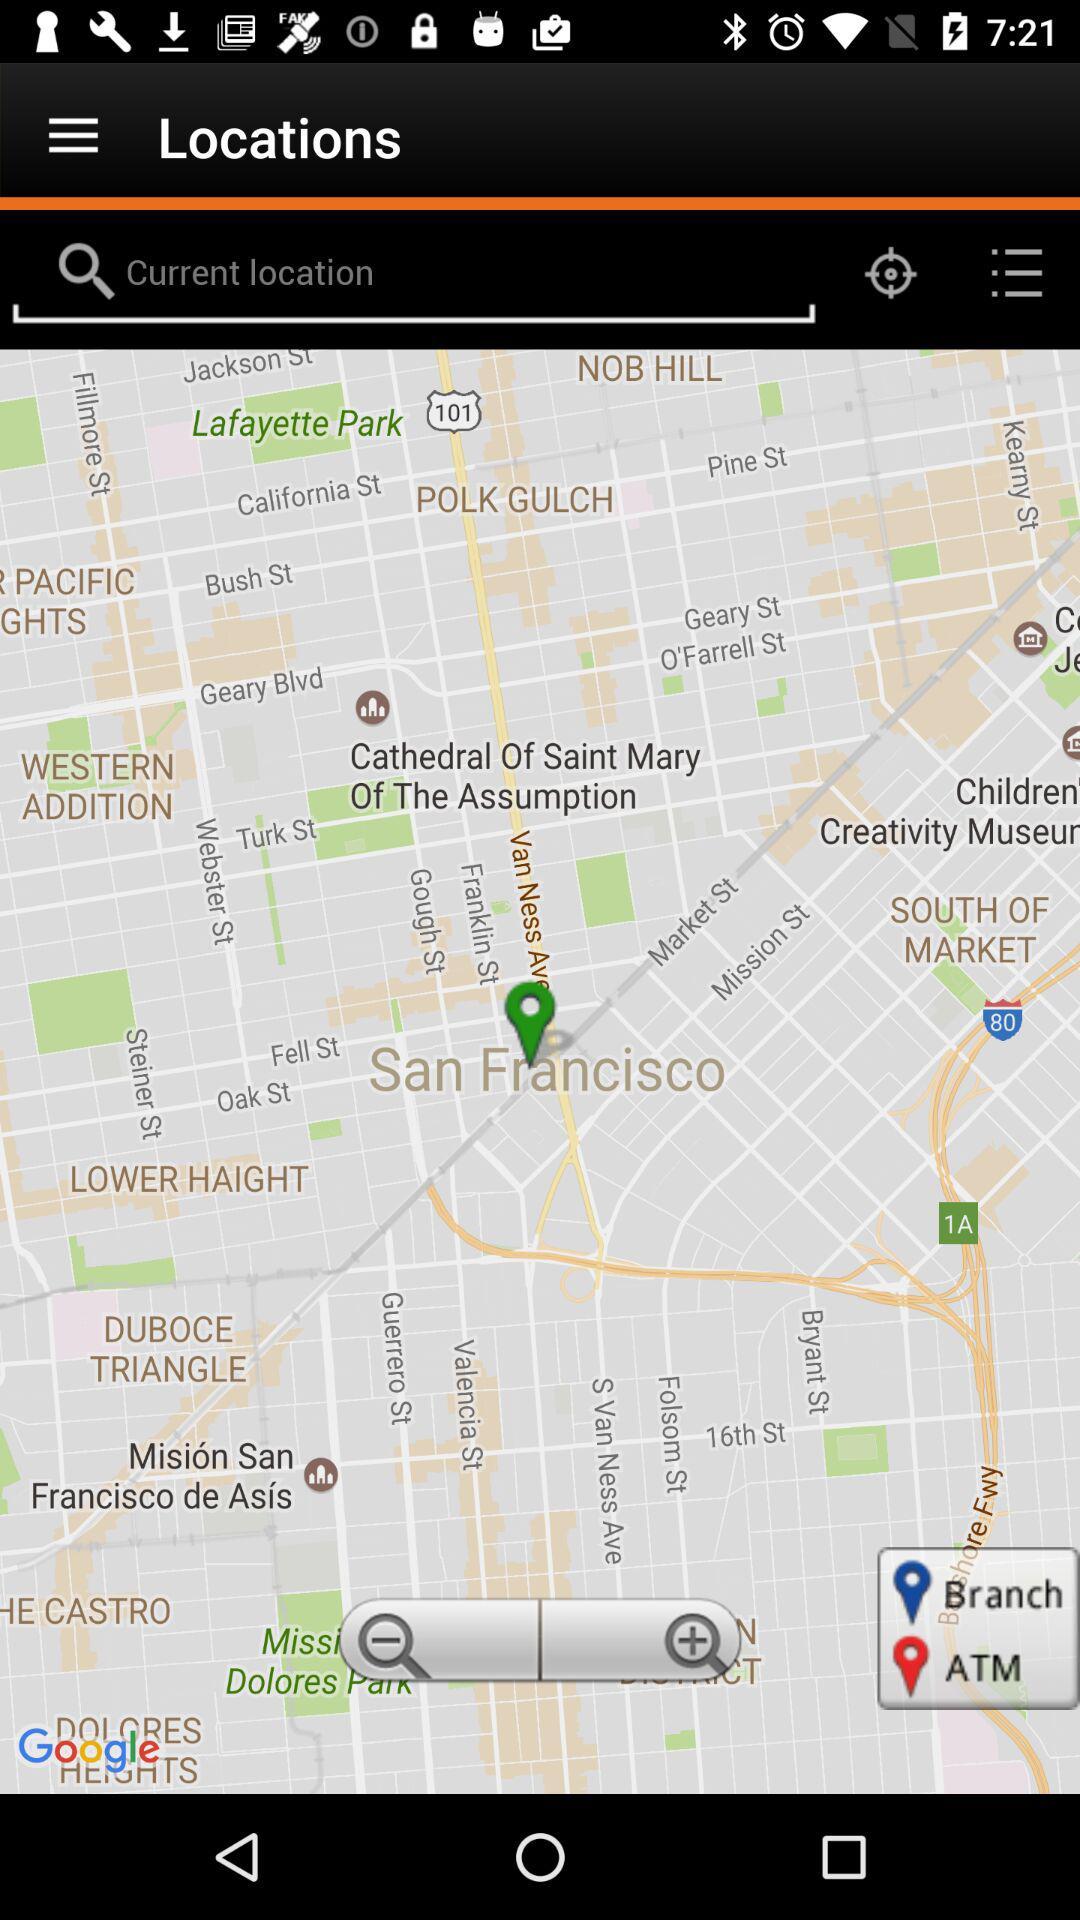 Image resolution: width=1080 pixels, height=1920 pixels. What do you see at coordinates (1017, 272) in the screenshot?
I see `the list icon` at bounding box center [1017, 272].